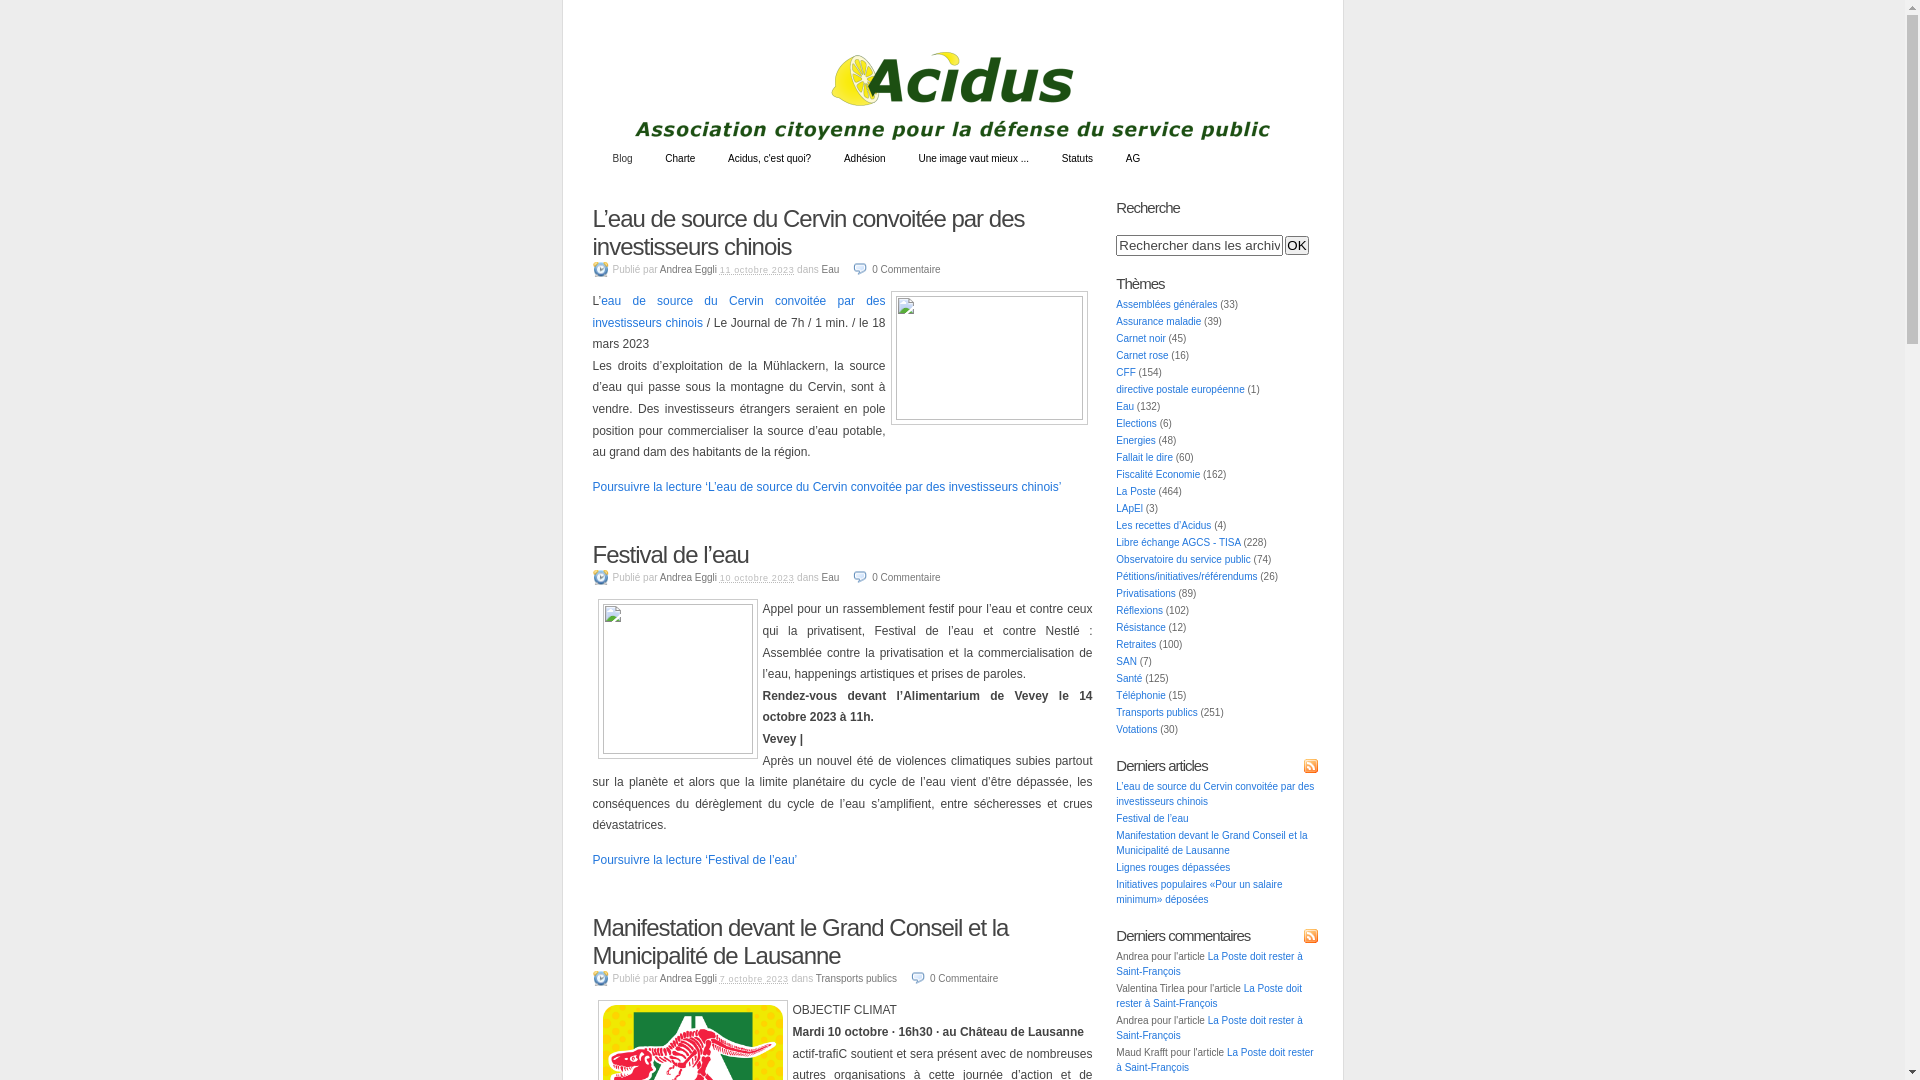 Image resolution: width=1920 pixels, height=1080 pixels. I want to click on 'Fallait le dire', so click(1144, 457).